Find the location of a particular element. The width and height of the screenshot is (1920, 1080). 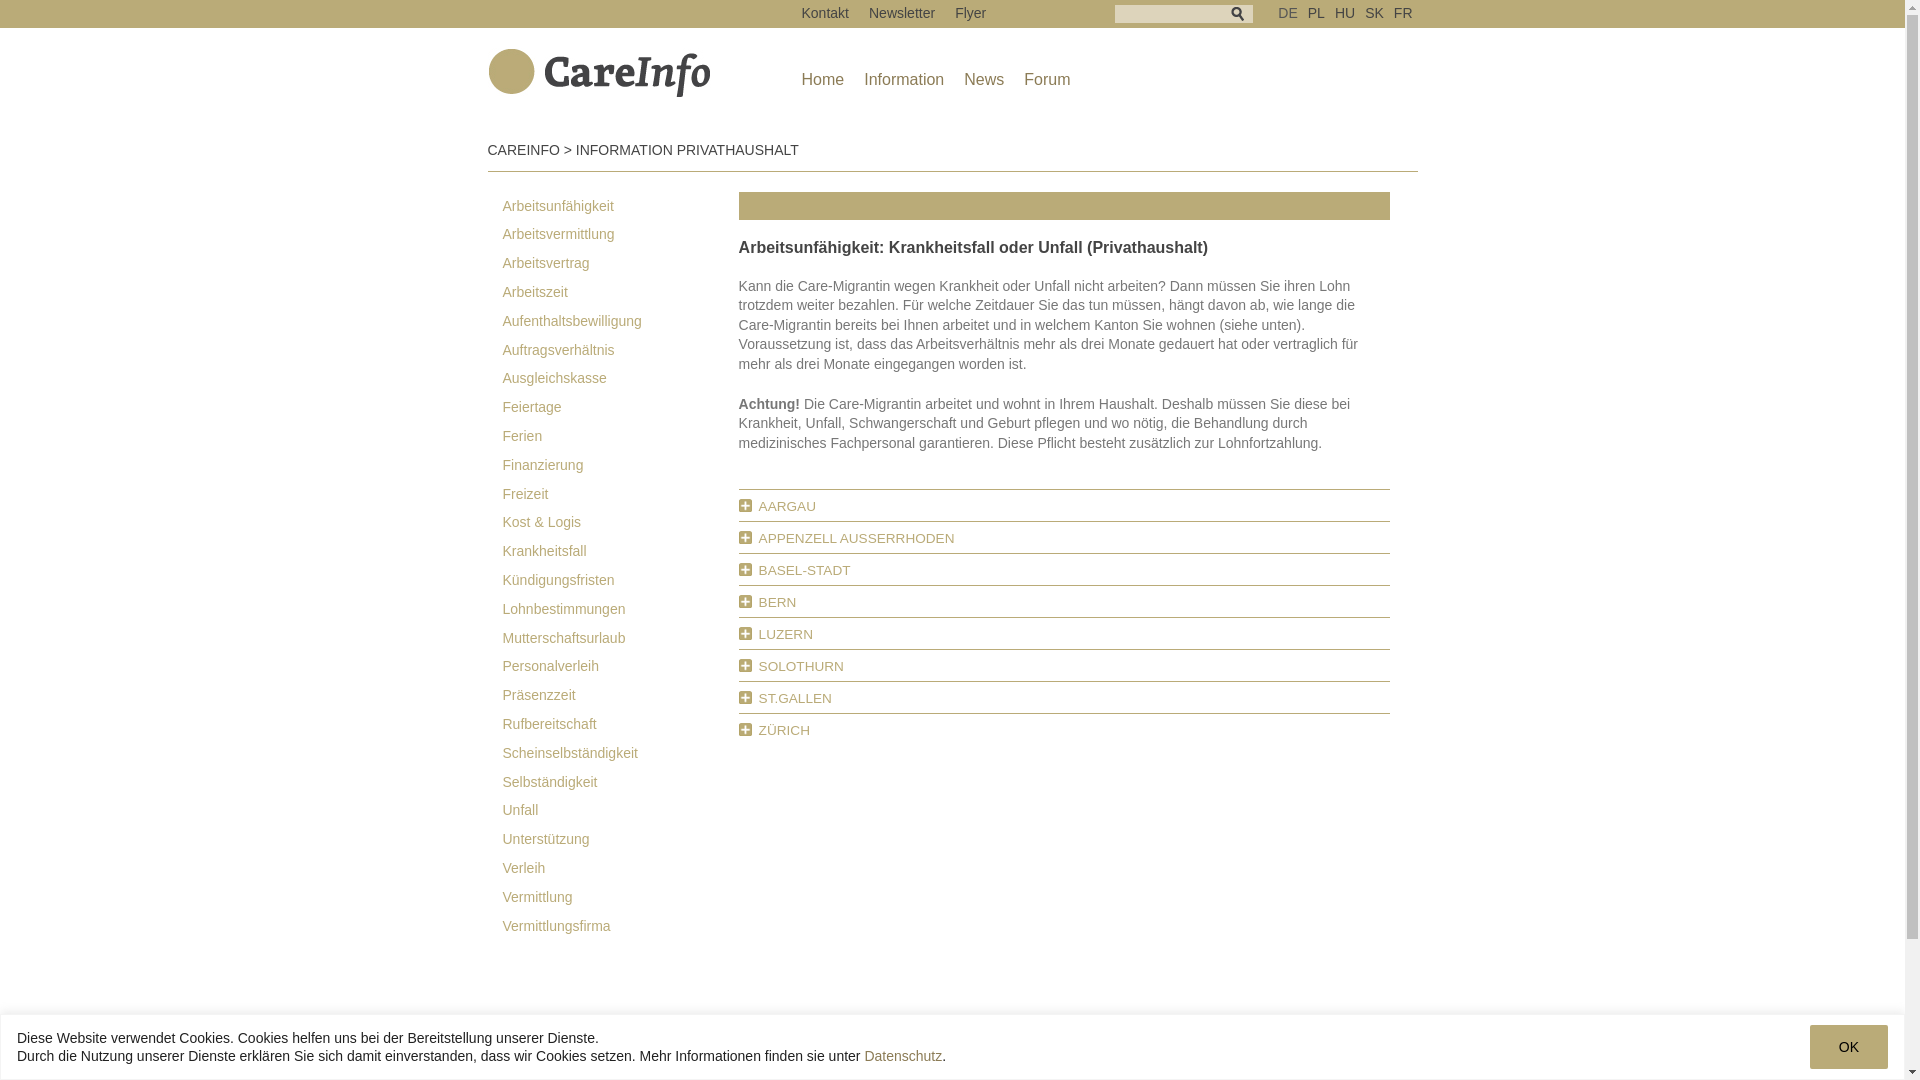

'Rufbereitschaft' is located at coordinates (619, 724).